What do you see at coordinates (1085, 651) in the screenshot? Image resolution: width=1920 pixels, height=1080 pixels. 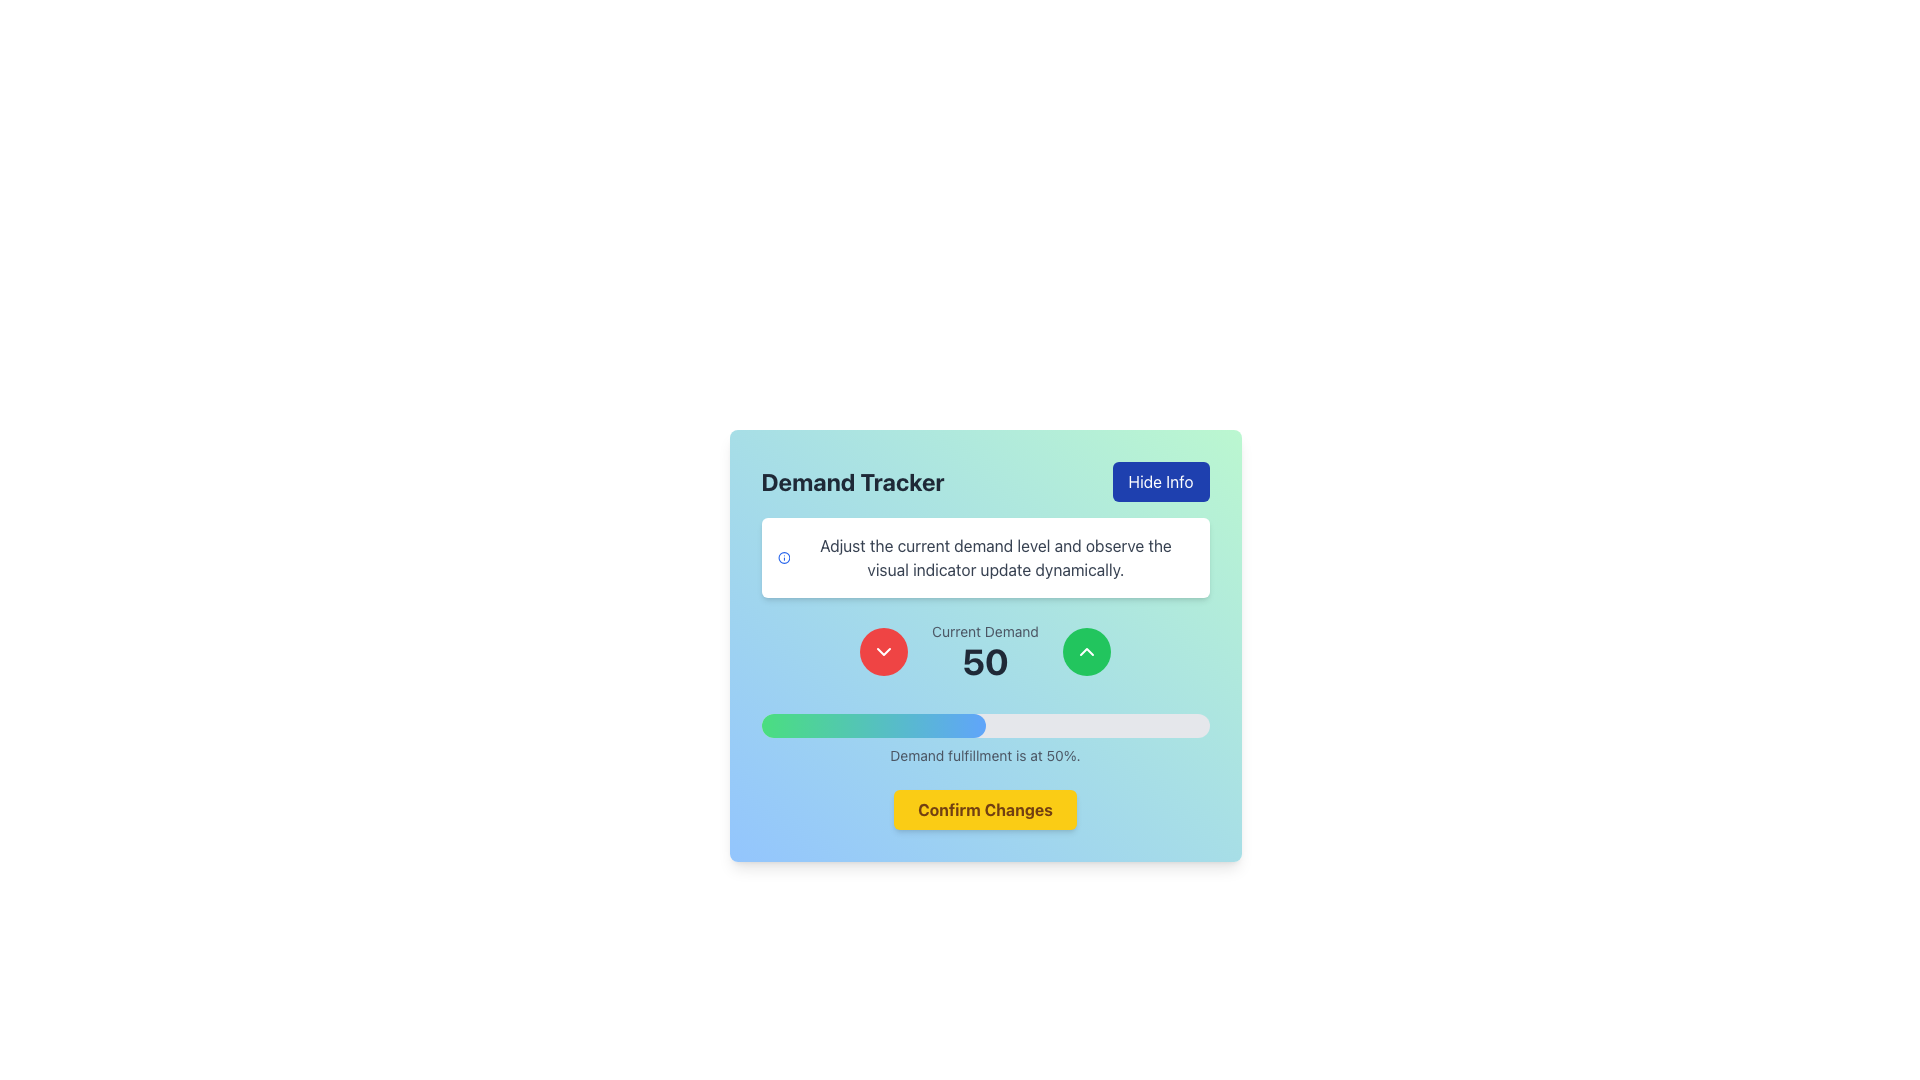 I see `the upward-pointing chevron icon button with a green circular background` at bounding box center [1085, 651].